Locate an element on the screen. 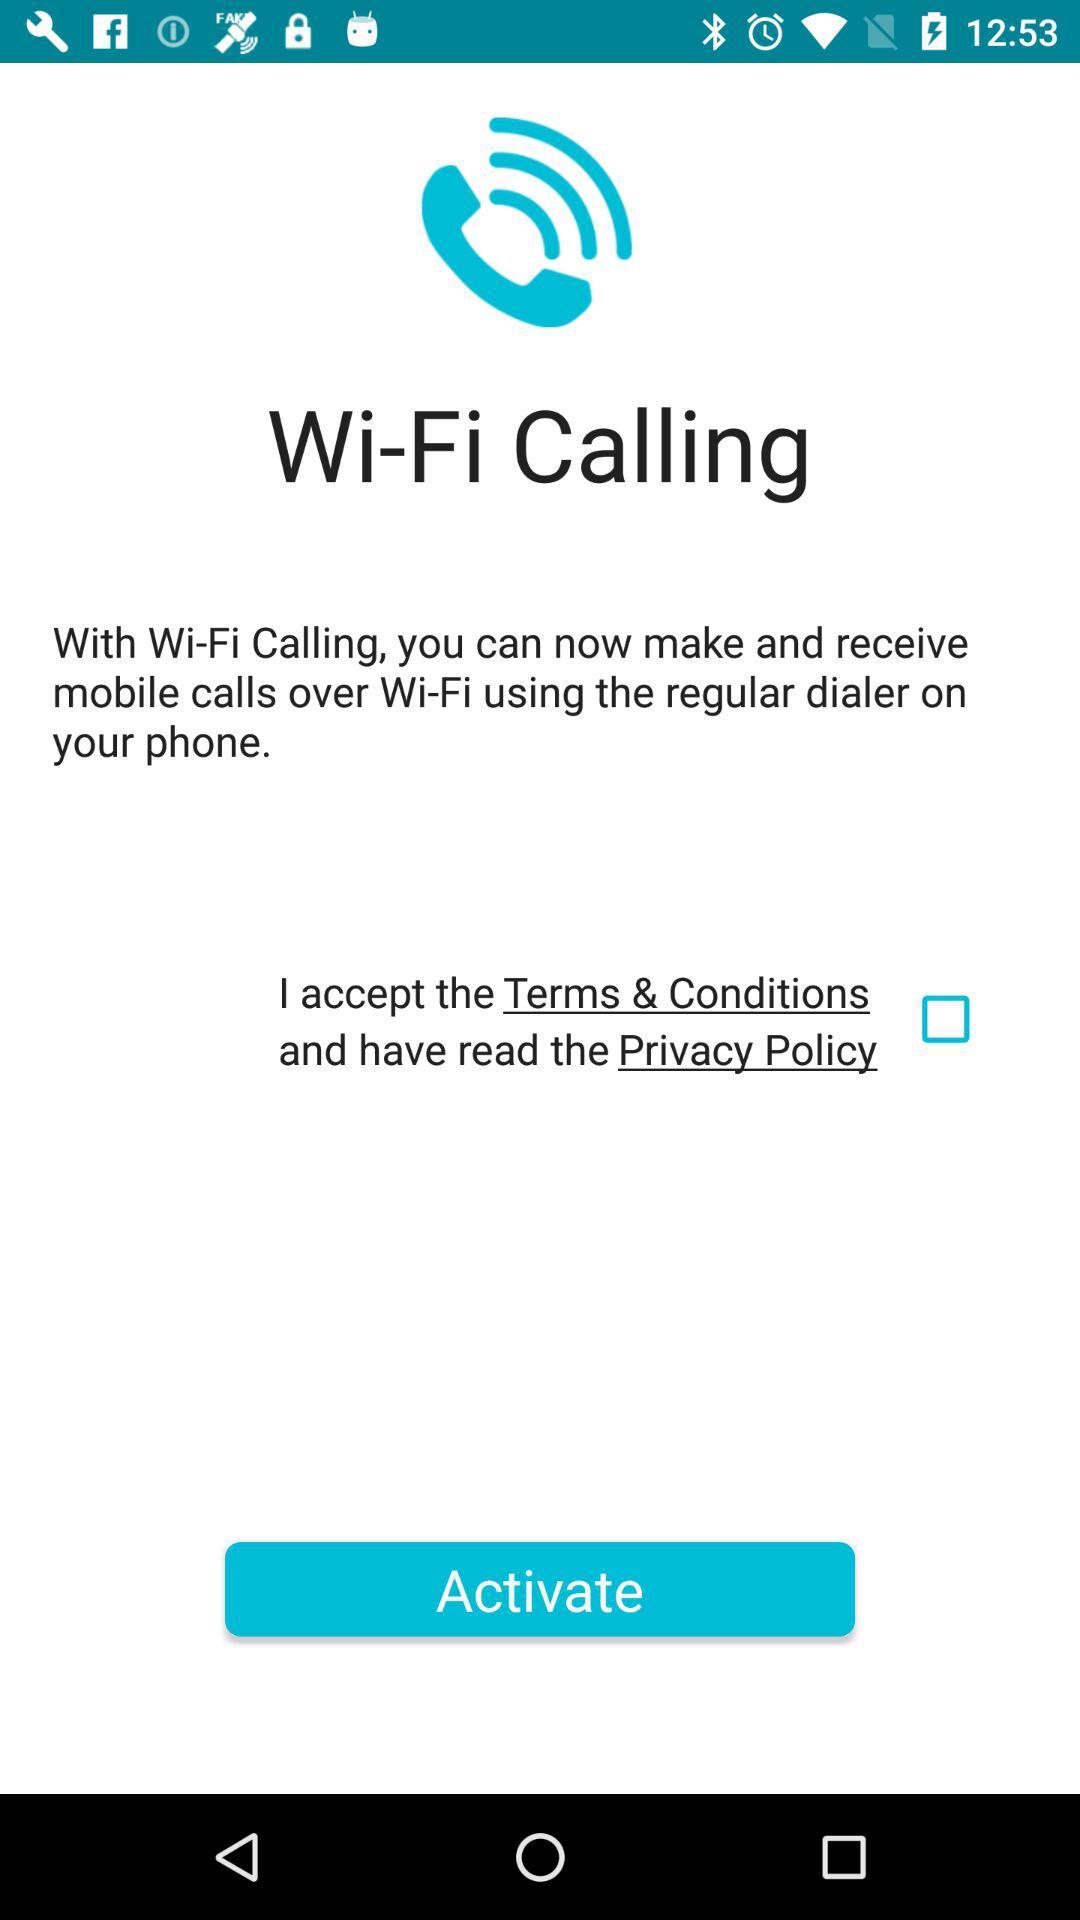 The height and width of the screenshot is (1920, 1080). the terms & conditions item is located at coordinates (685, 991).